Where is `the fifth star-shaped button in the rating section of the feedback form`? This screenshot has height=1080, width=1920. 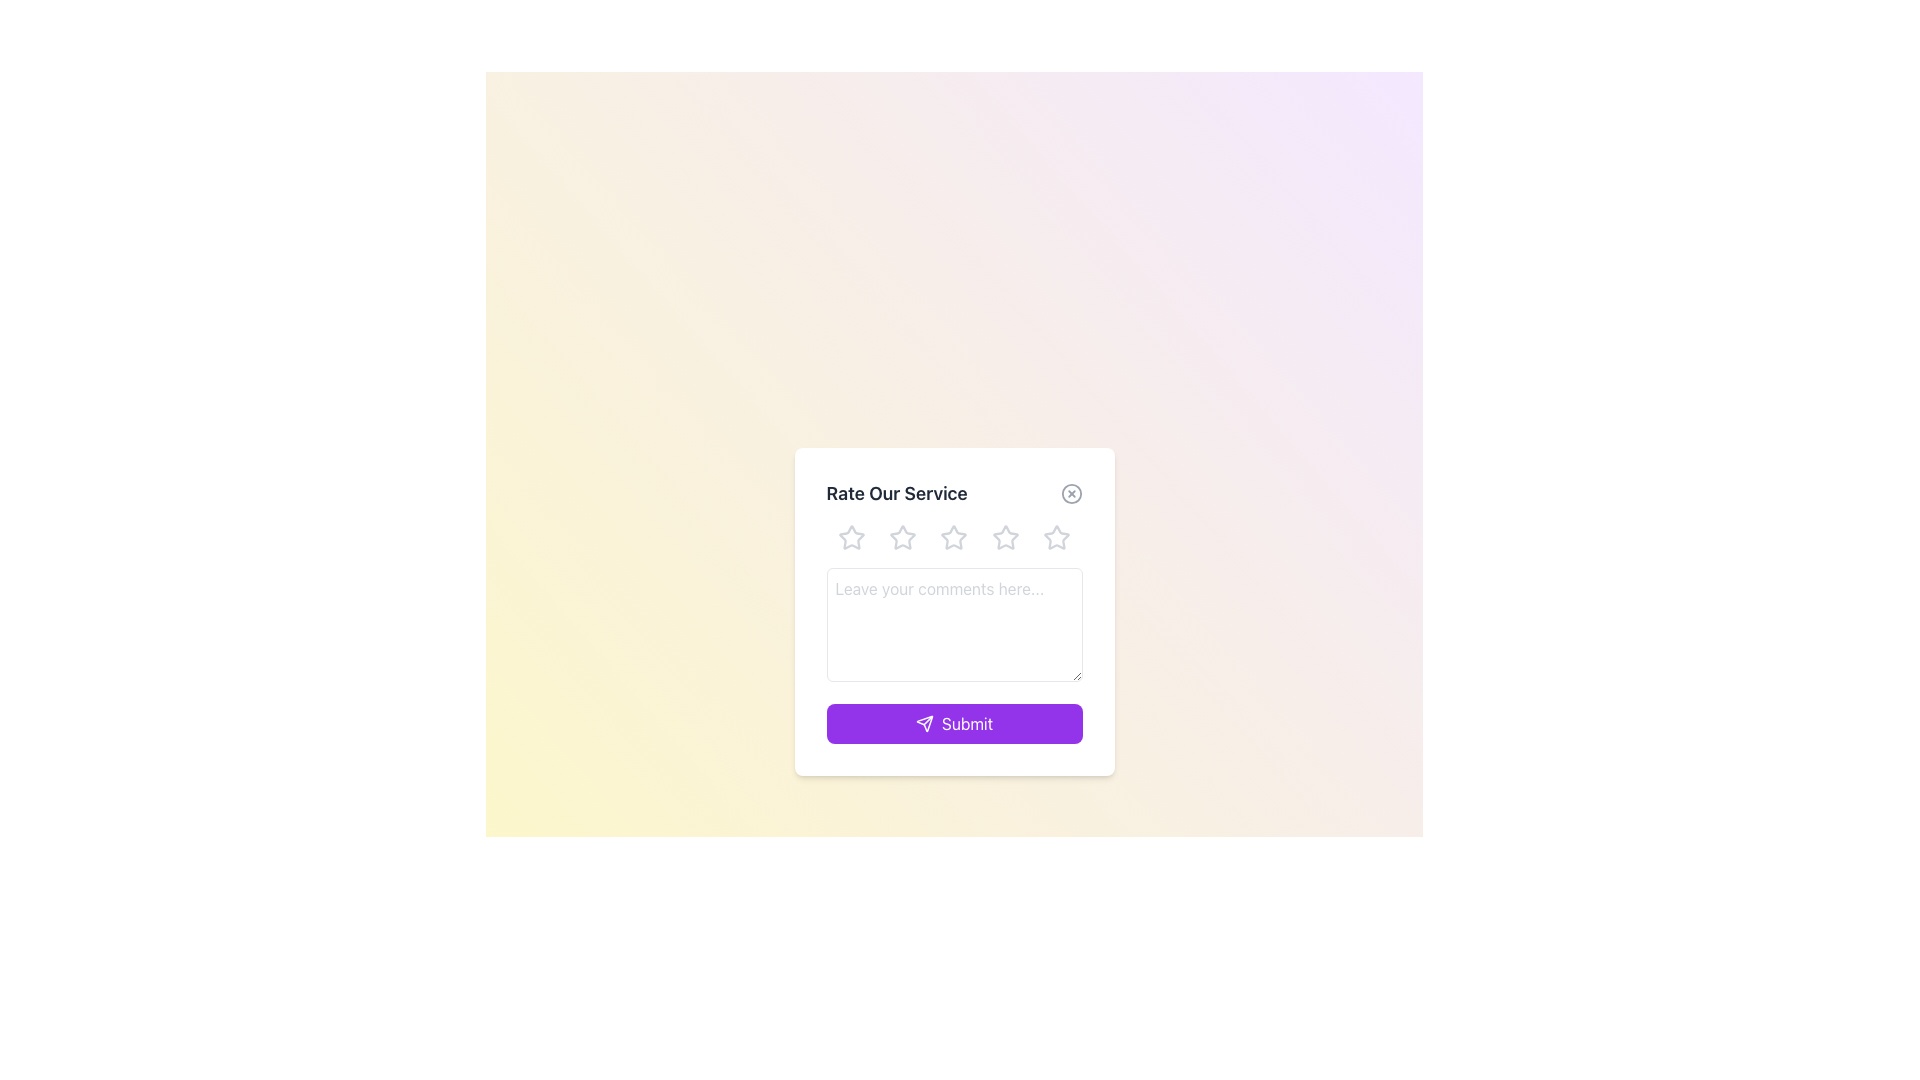 the fifth star-shaped button in the rating section of the feedback form is located at coordinates (1055, 536).